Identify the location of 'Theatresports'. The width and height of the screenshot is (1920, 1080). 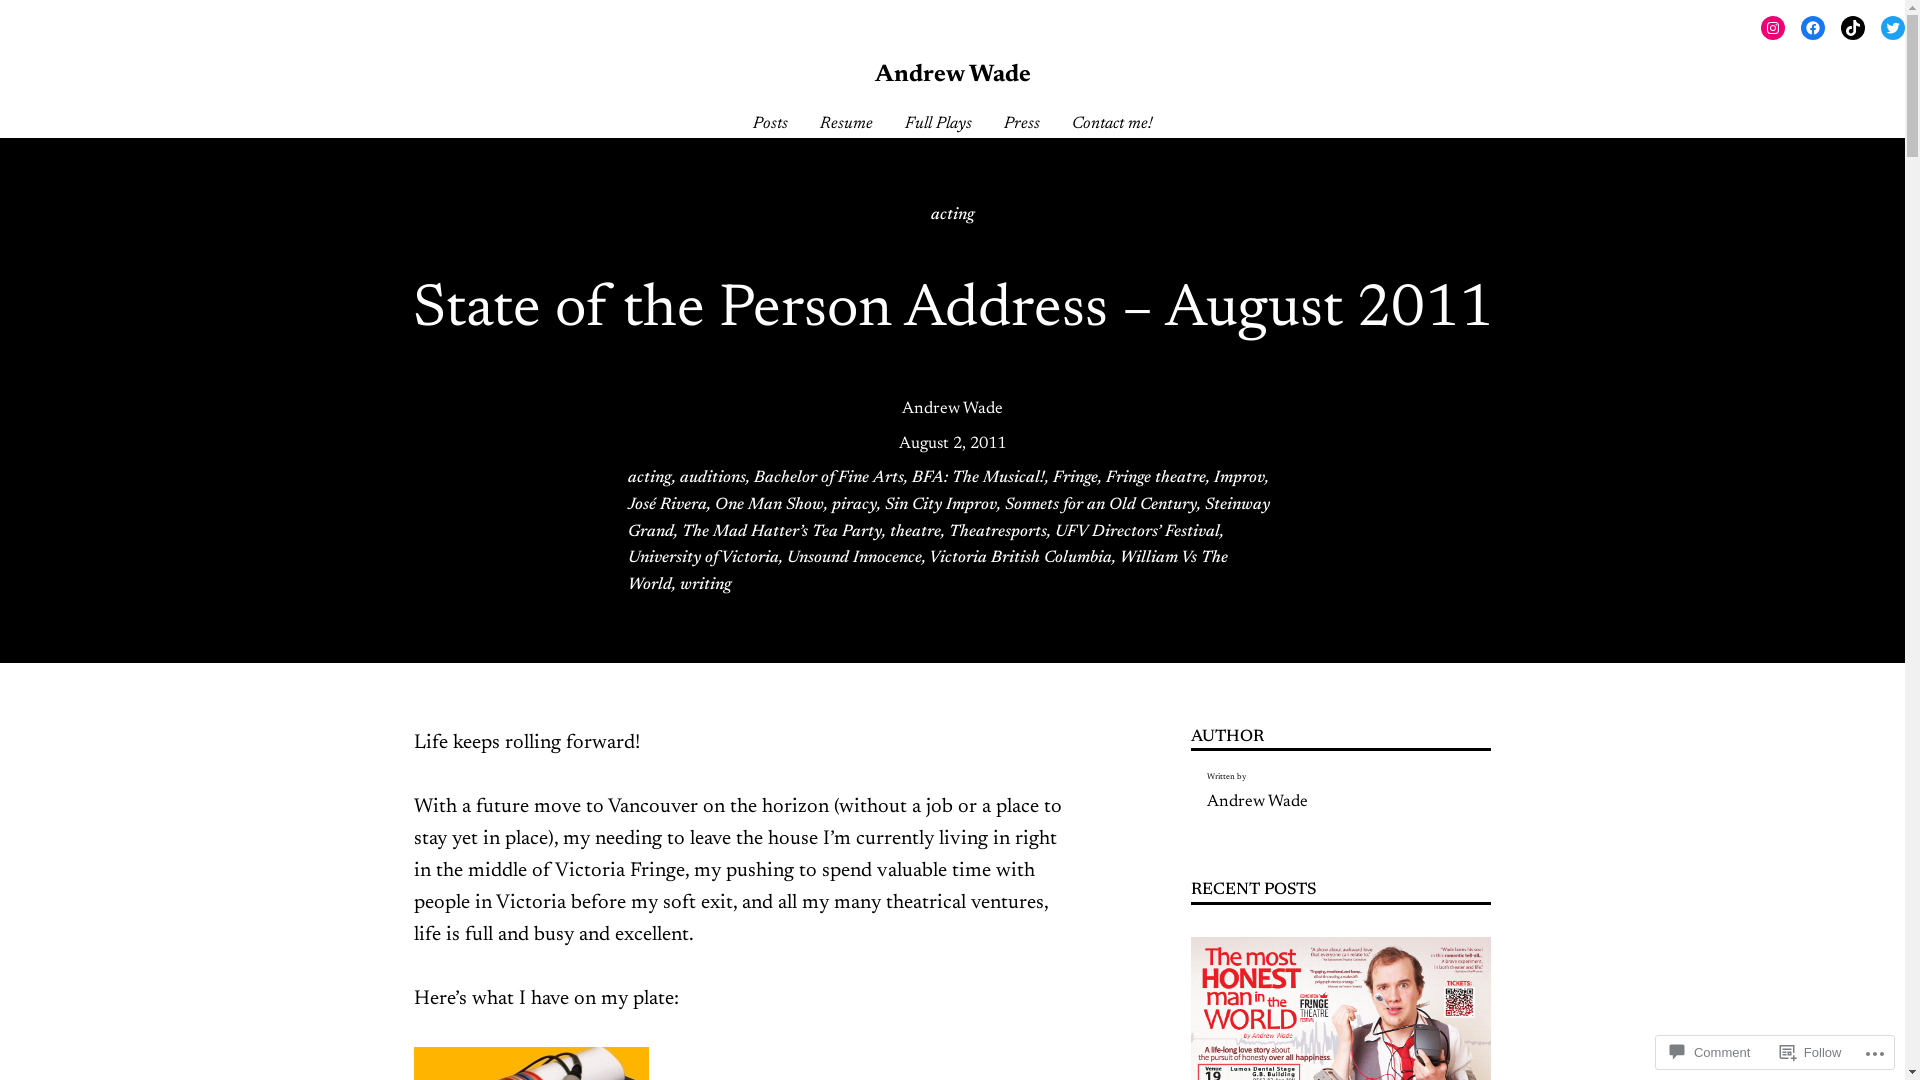
(997, 531).